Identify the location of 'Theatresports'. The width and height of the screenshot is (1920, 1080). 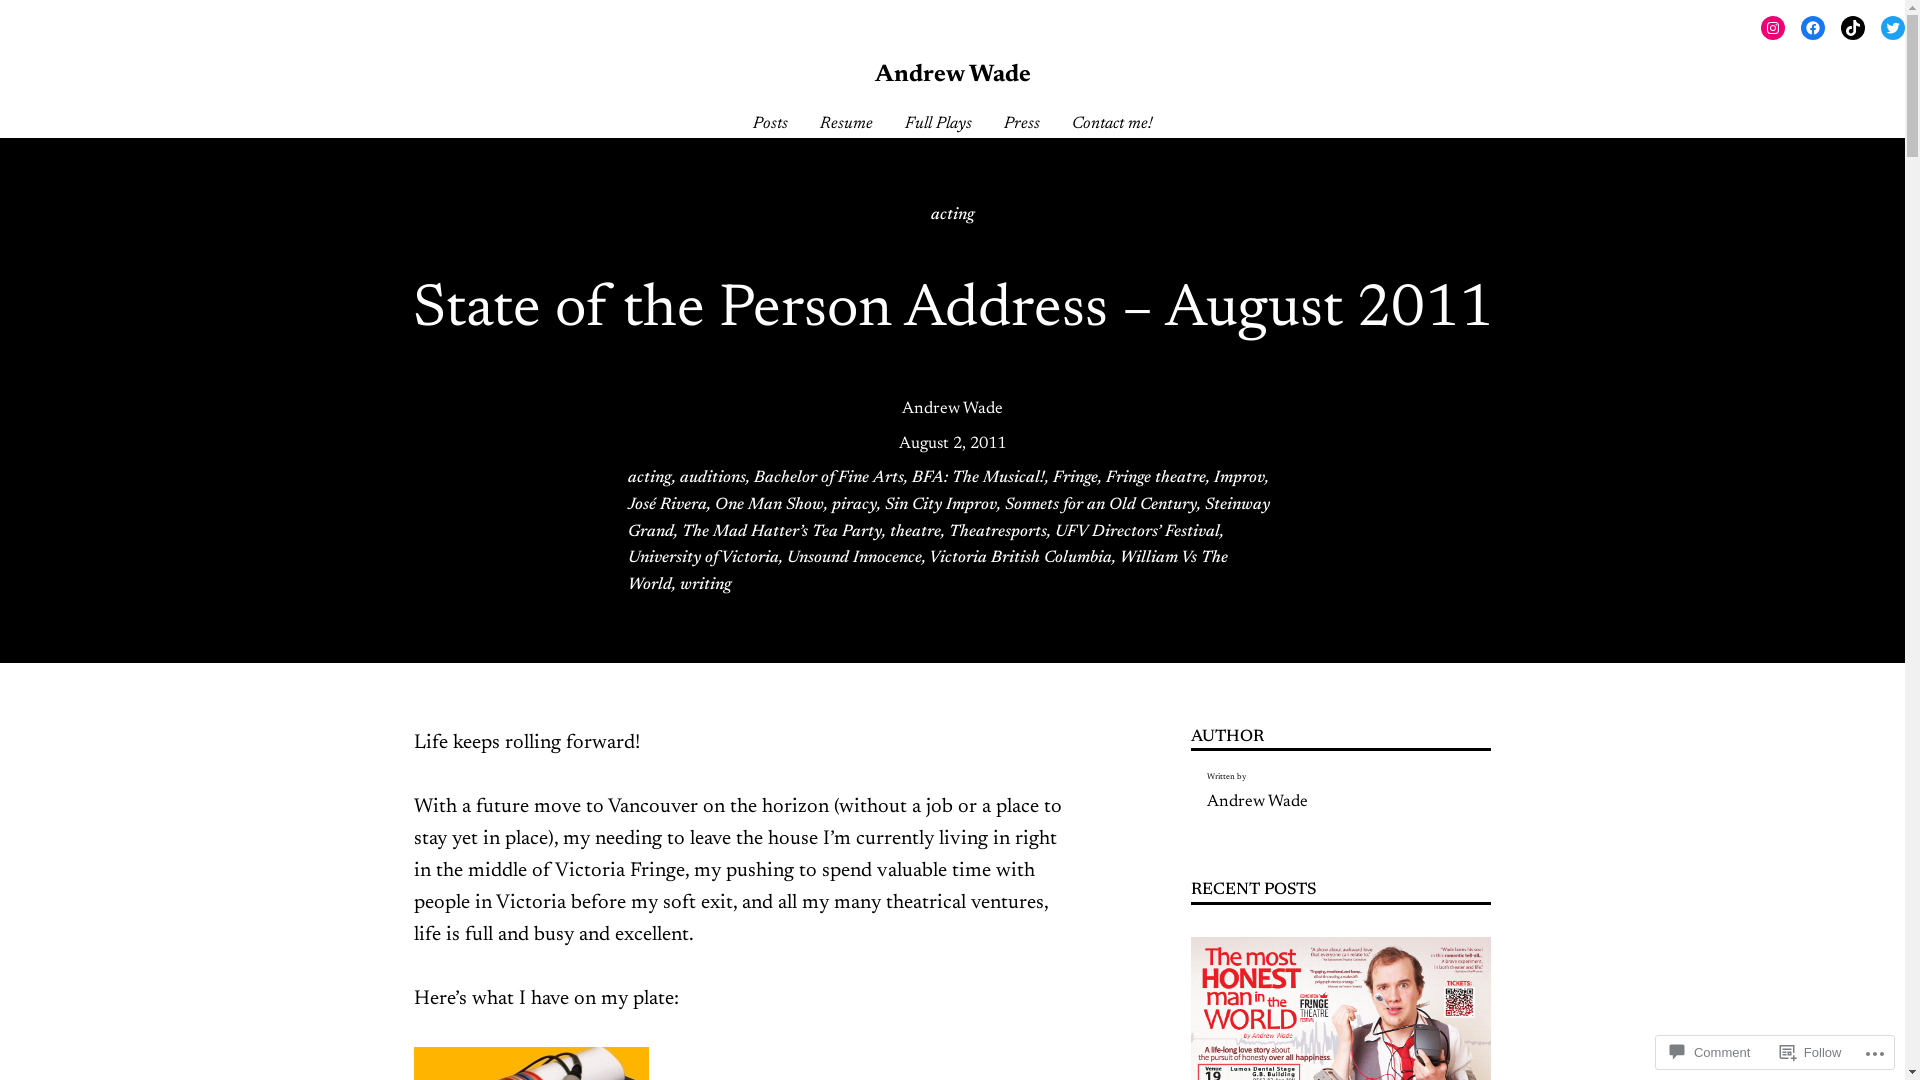
(997, 531).